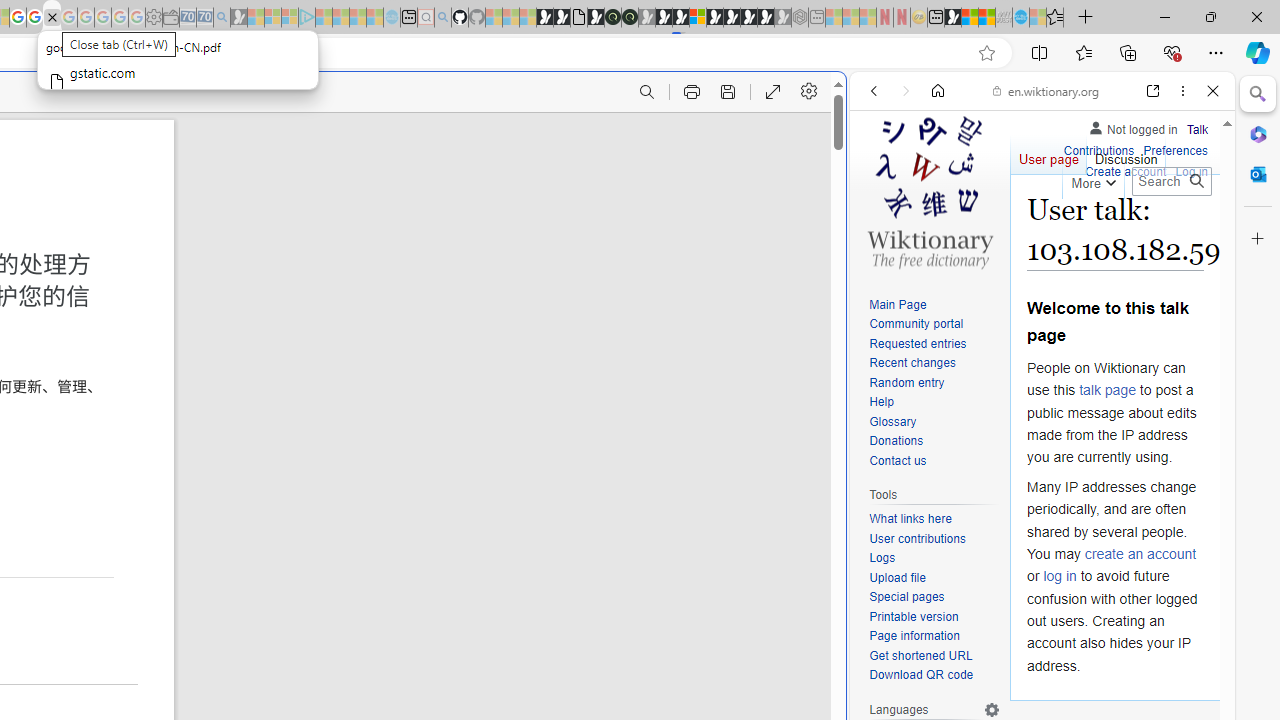 This screenshot has width=1280, height=720. I want to click on 'Microsoft 365', so click(1257, 133).